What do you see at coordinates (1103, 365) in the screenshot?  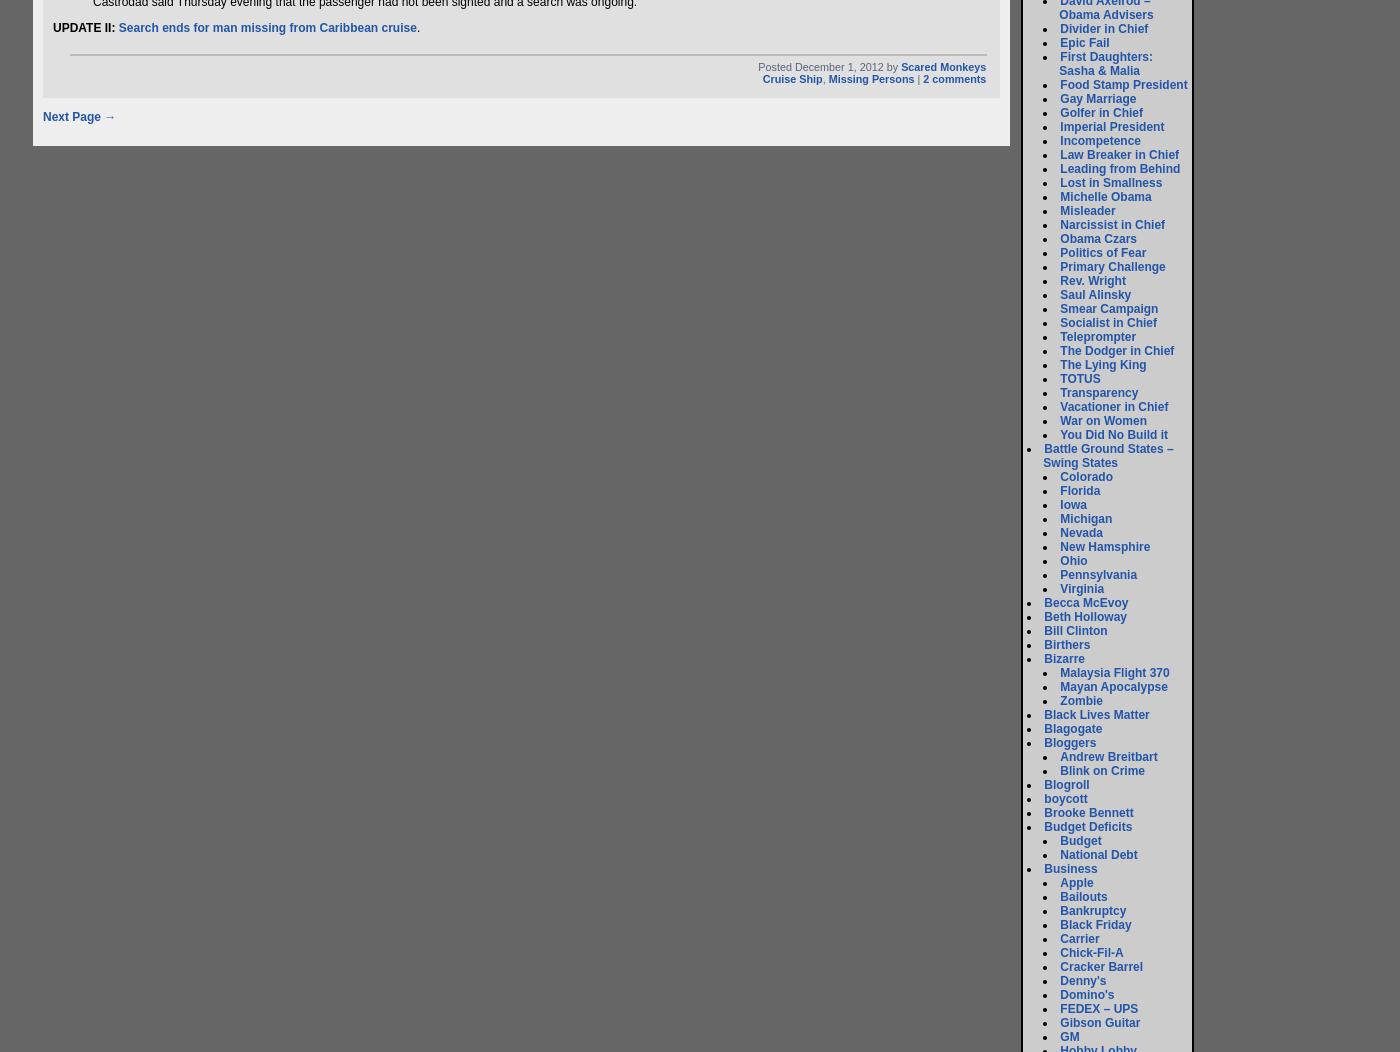 I see `'The Lying King'` at bounding box center [1103, 365].